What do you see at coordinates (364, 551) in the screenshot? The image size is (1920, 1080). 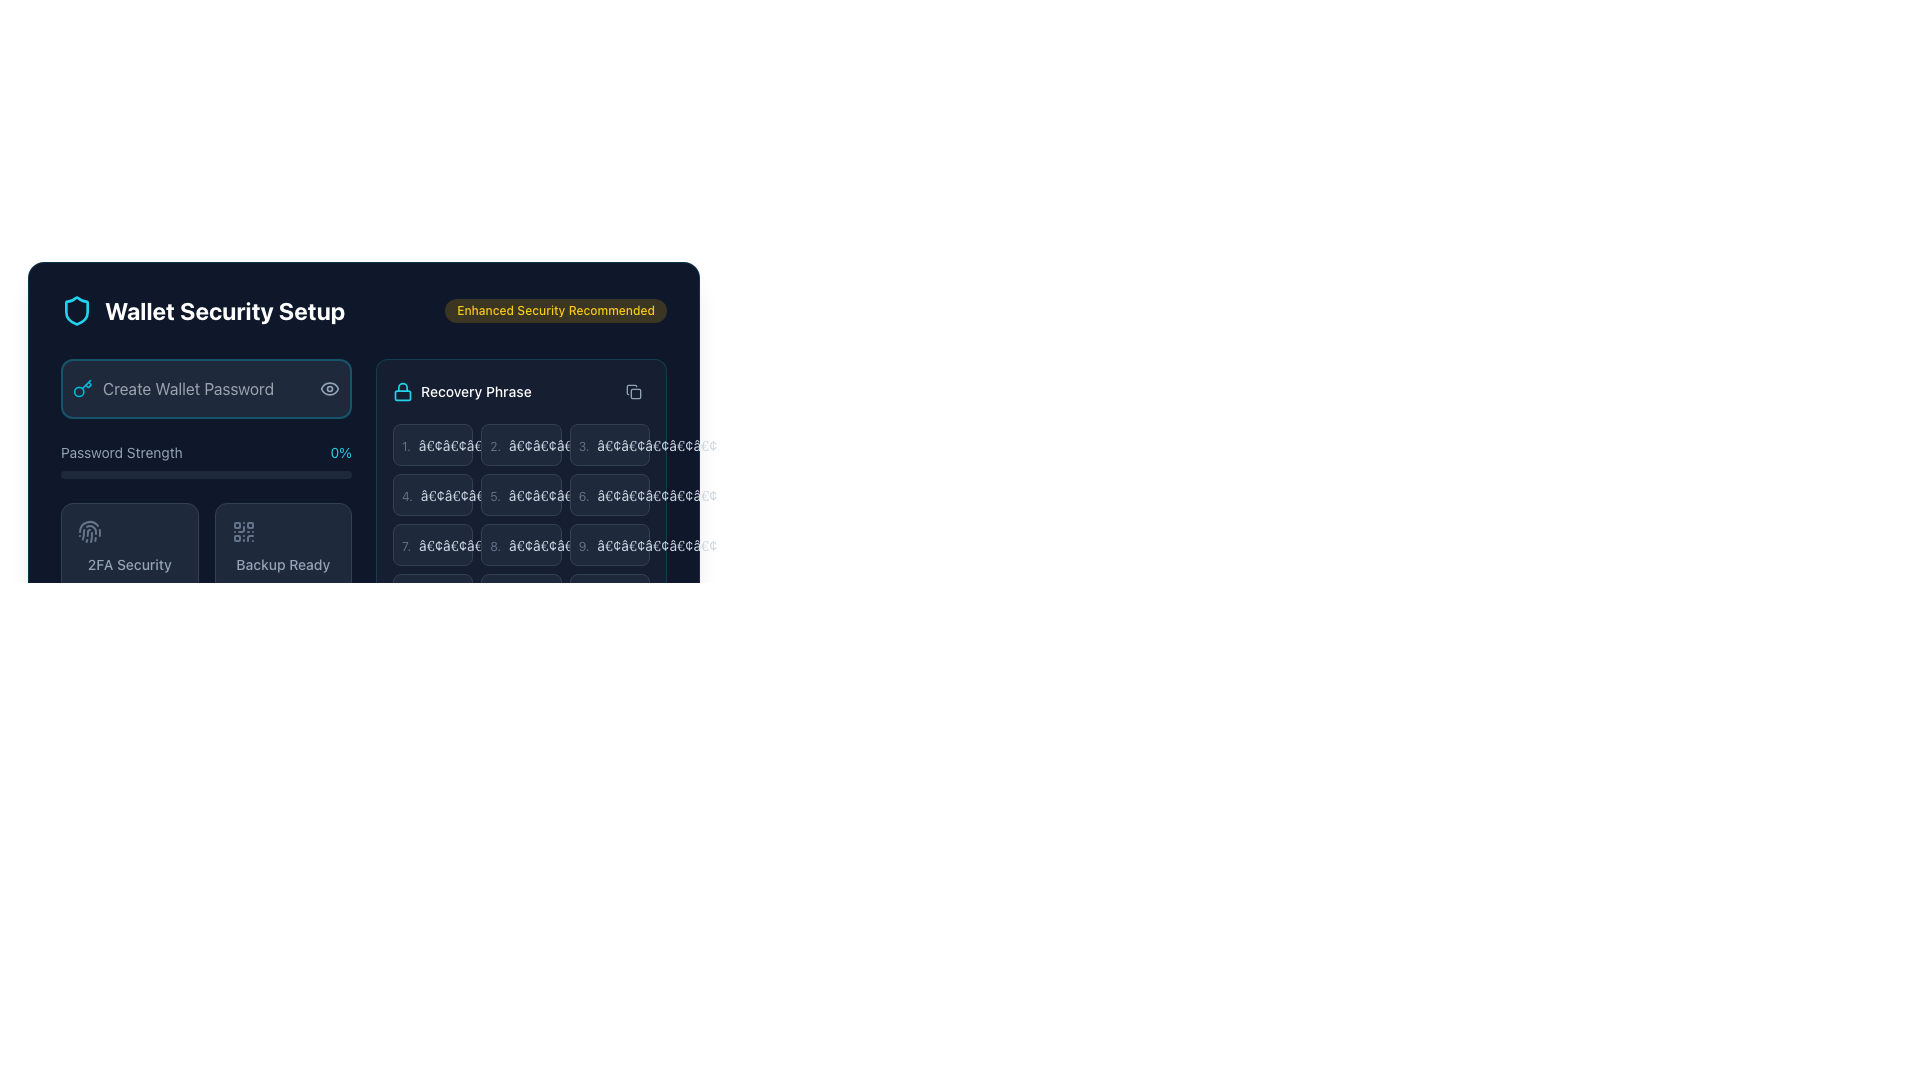 I see `the recovery phrase copy button in the wallet security setup component, which is part of a composite UI that includes password strength and recovery phrase sections` at bounding box center [364, 551].